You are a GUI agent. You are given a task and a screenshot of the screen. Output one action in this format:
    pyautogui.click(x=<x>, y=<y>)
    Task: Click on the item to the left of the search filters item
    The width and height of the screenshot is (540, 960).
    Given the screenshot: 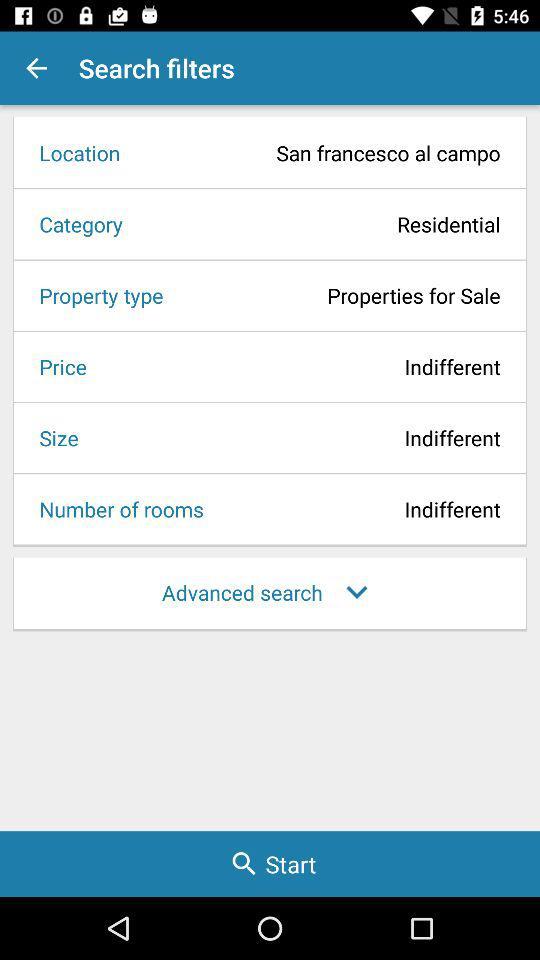 What is the action you would take?
    pyautogui.click(x=36, y=68)
    